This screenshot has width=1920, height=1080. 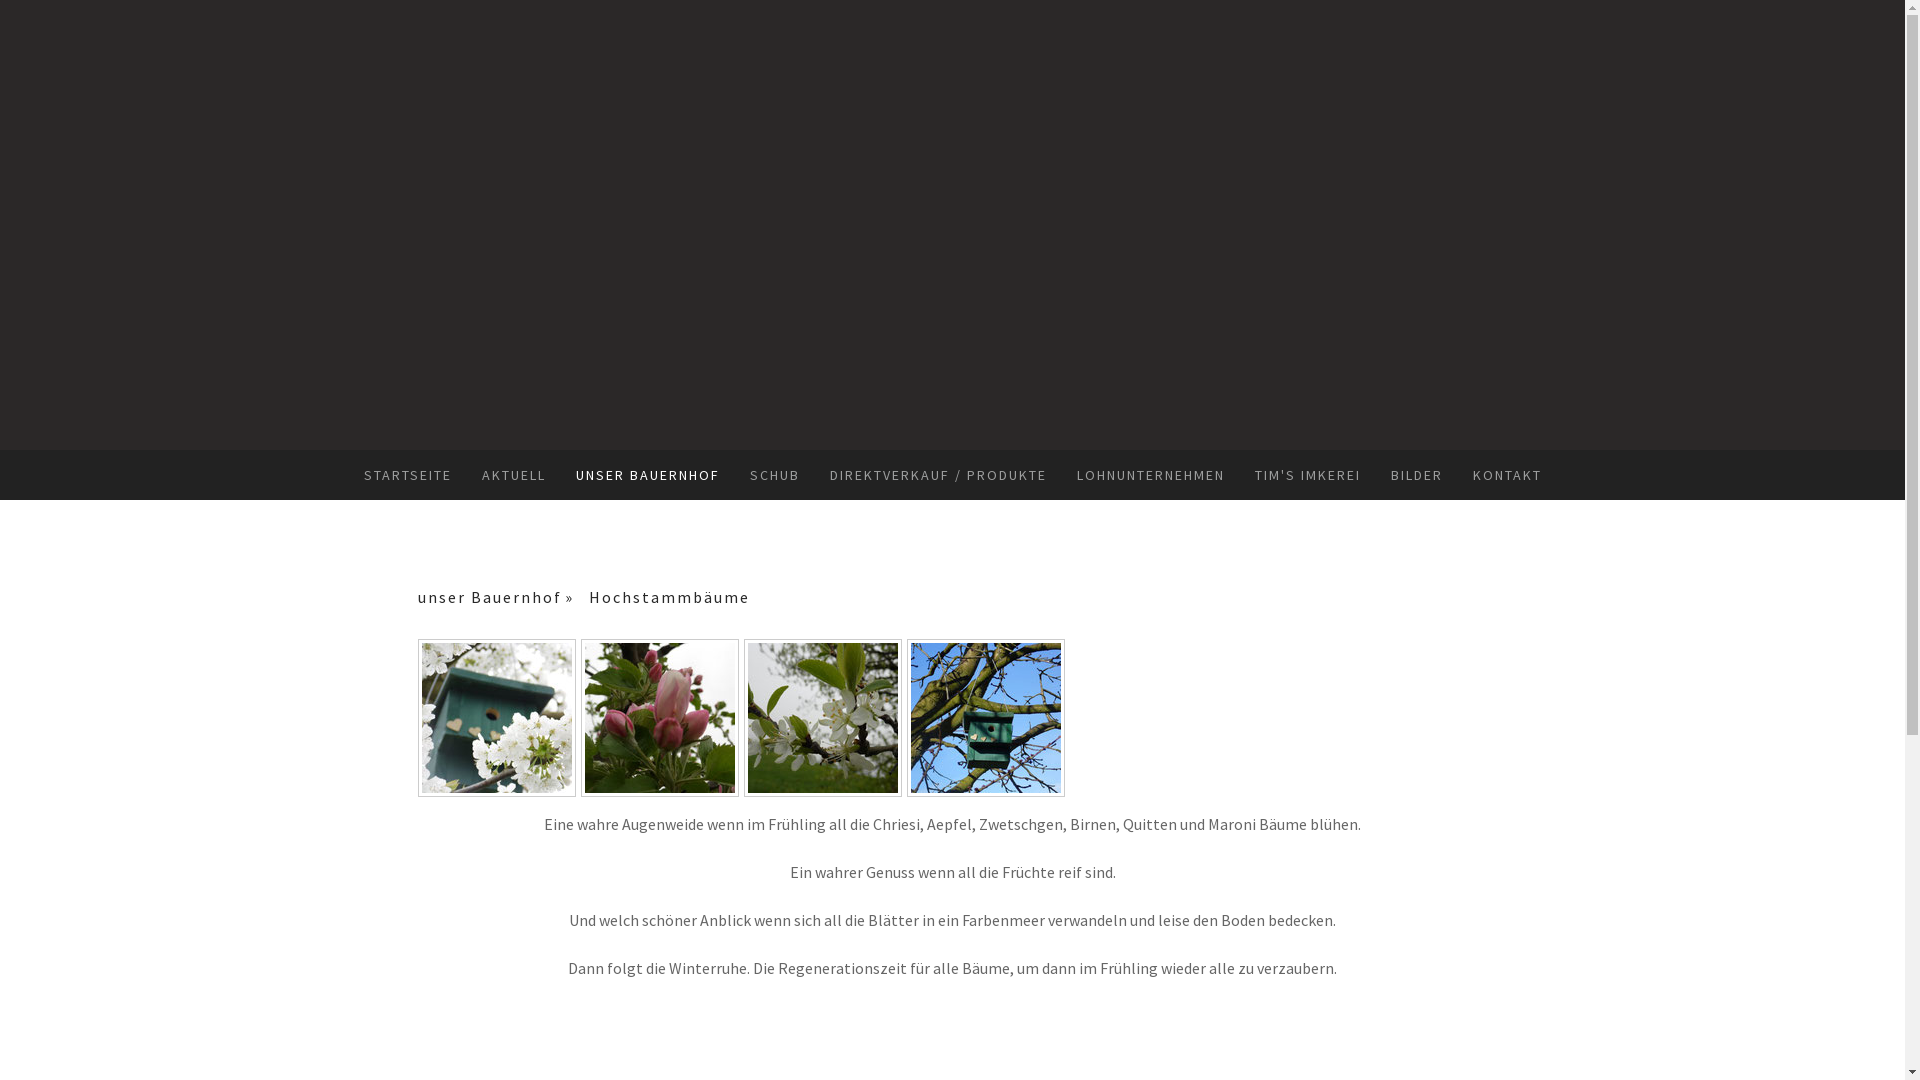 What do you see at coordinates (1507, 474) in the screenshot?
I see `'KONTAKT'` at bounding box center [1507, 474].